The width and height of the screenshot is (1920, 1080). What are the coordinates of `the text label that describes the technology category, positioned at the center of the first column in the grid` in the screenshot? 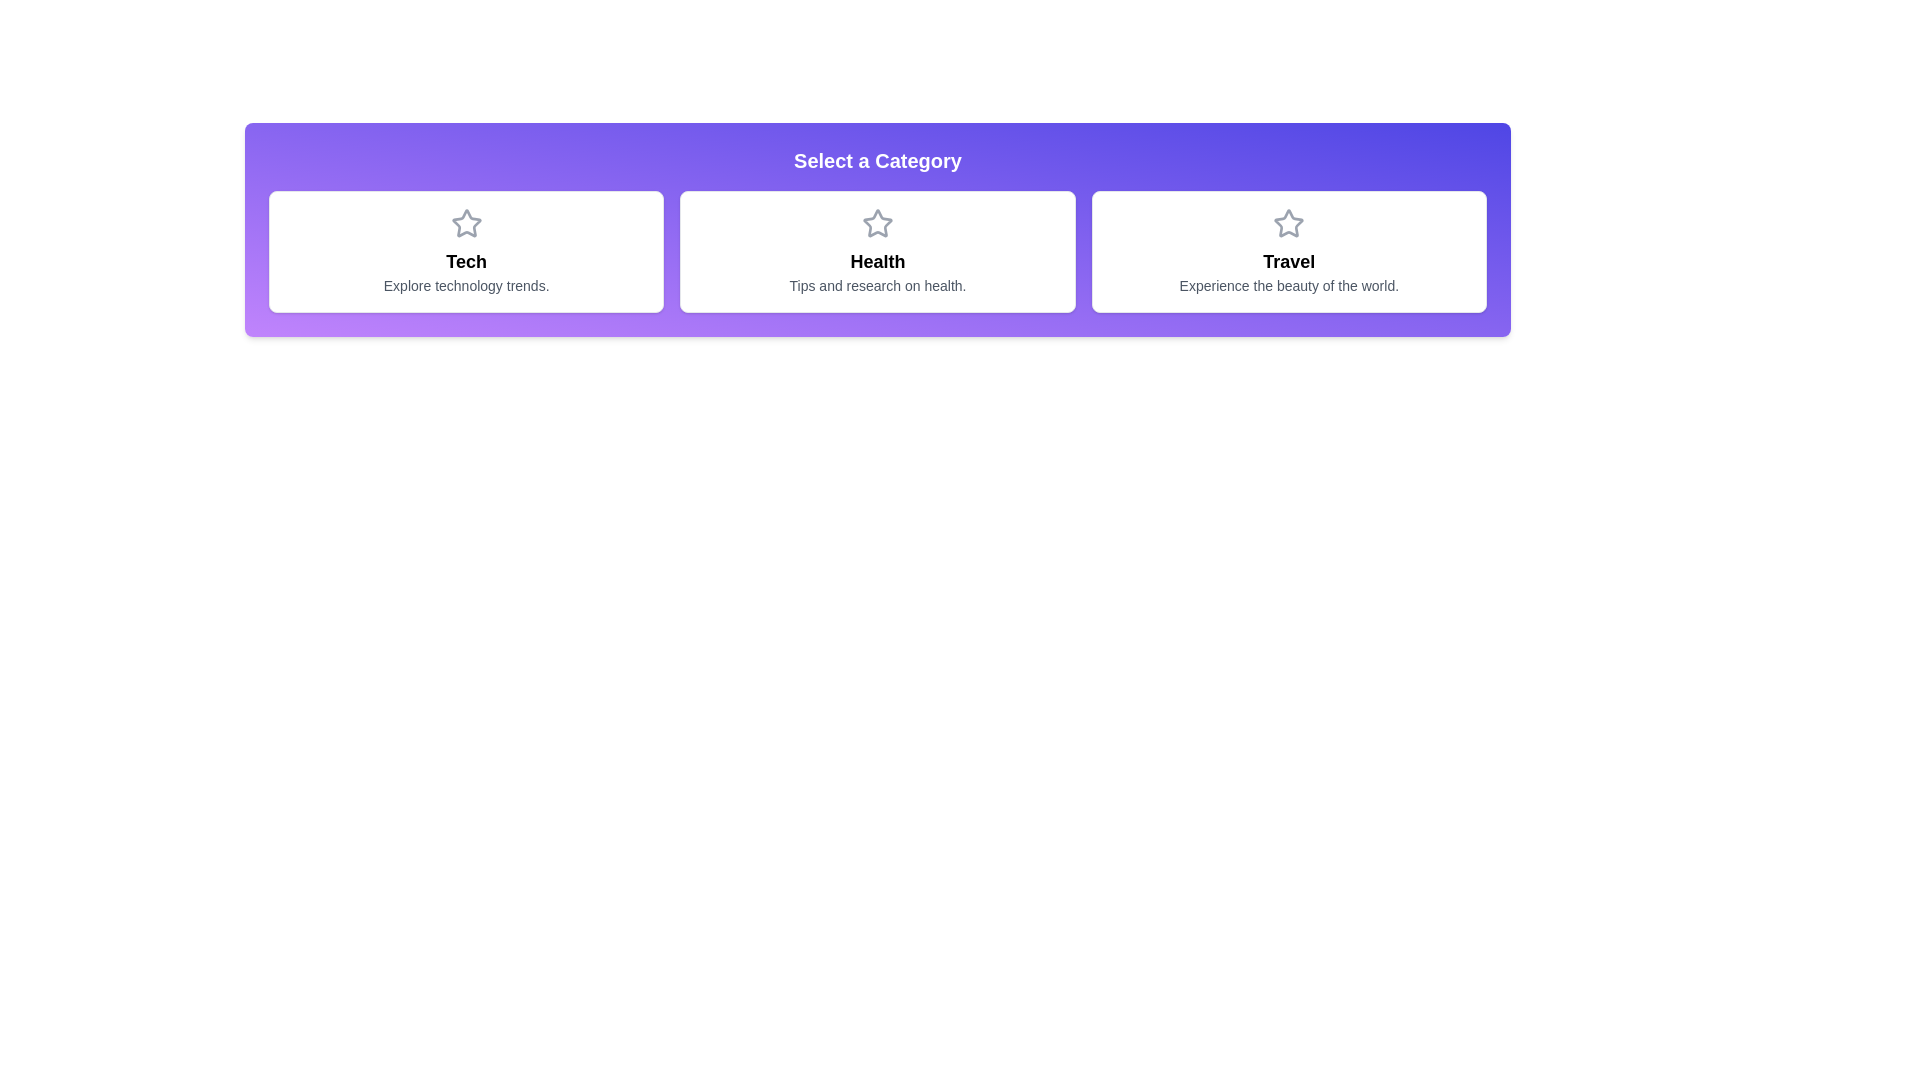 It's located at (465, 261).